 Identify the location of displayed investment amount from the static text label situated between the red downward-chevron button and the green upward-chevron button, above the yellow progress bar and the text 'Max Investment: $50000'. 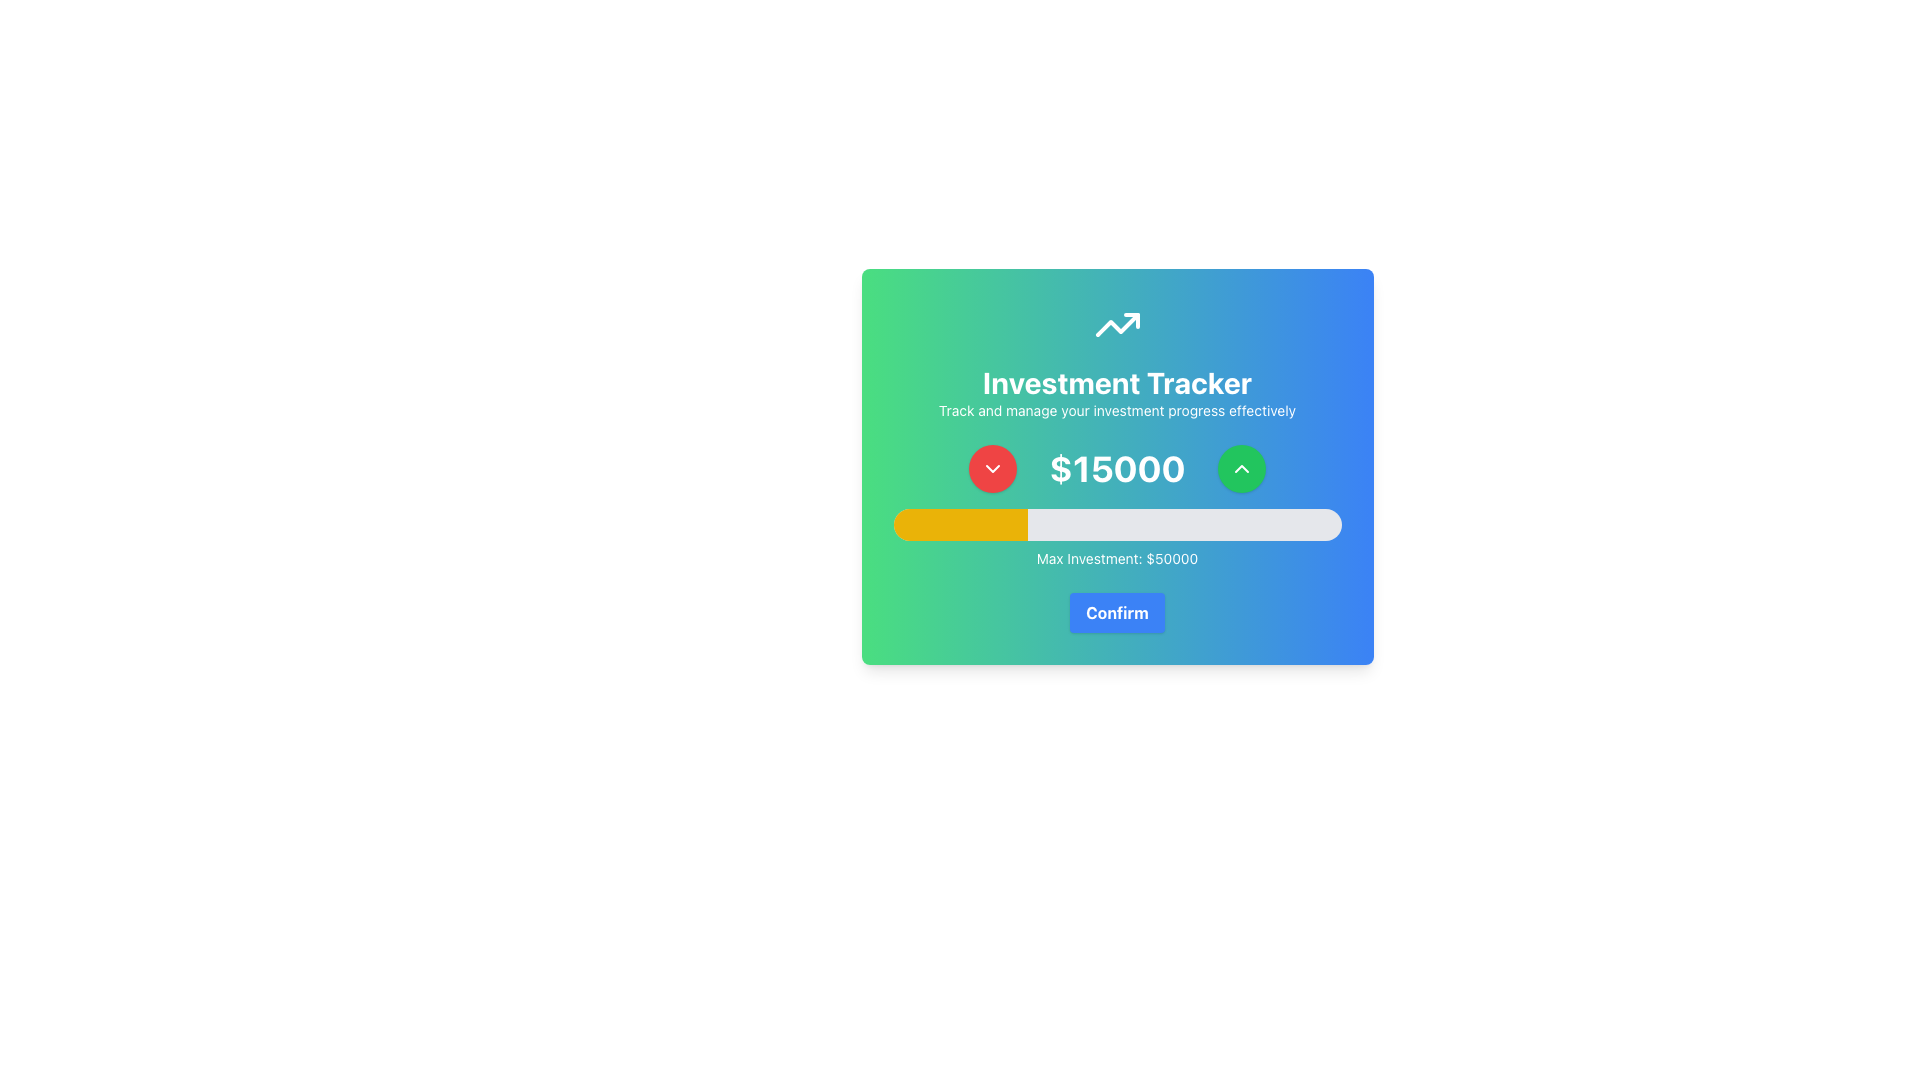
(1116, 469).